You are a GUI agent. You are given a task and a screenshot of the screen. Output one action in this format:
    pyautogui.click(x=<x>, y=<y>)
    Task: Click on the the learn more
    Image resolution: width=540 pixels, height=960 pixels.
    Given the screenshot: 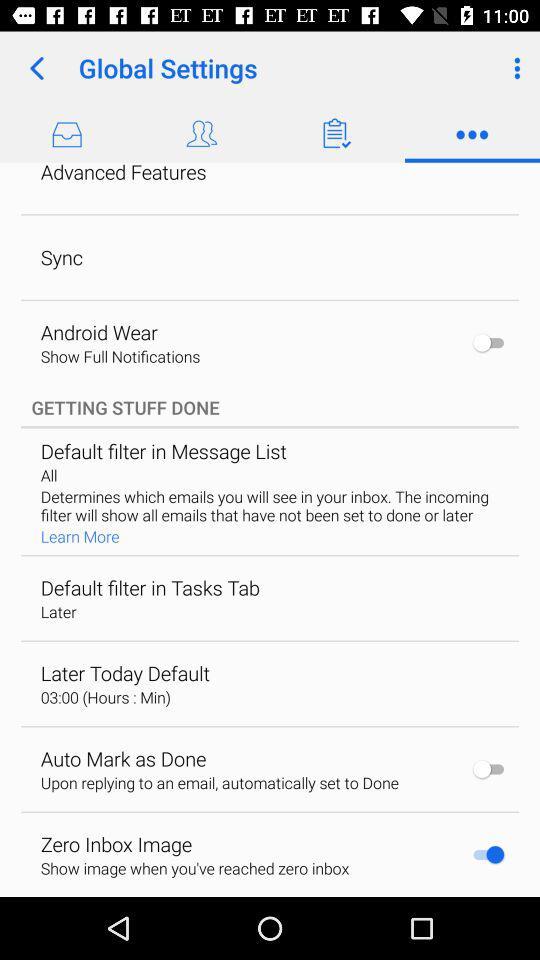 What is the action you would take?
    pyautogui.click(x=79, y=535)
    